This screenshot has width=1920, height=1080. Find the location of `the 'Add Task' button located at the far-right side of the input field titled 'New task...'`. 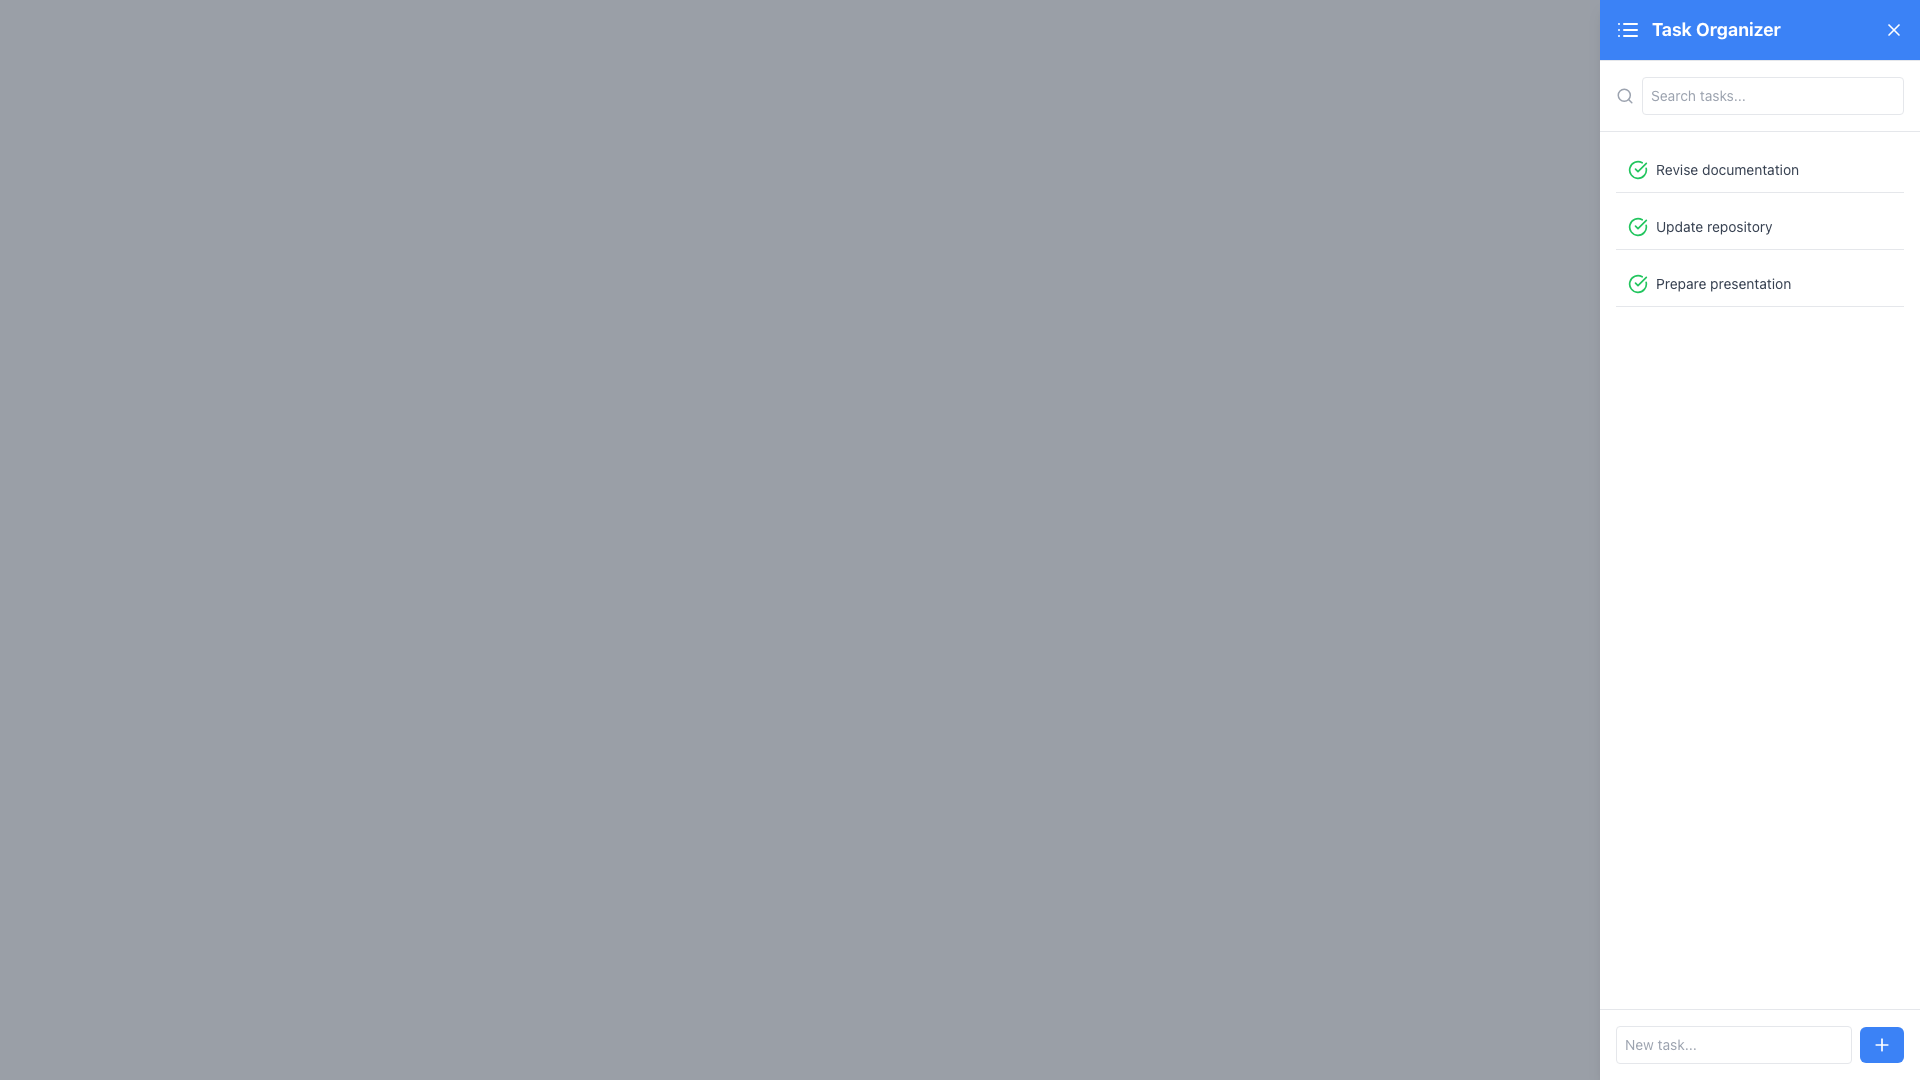

the 'Add Task' button located at the far-right side of the input field titled 'New task...' is located at coordinates (1880, 1044).